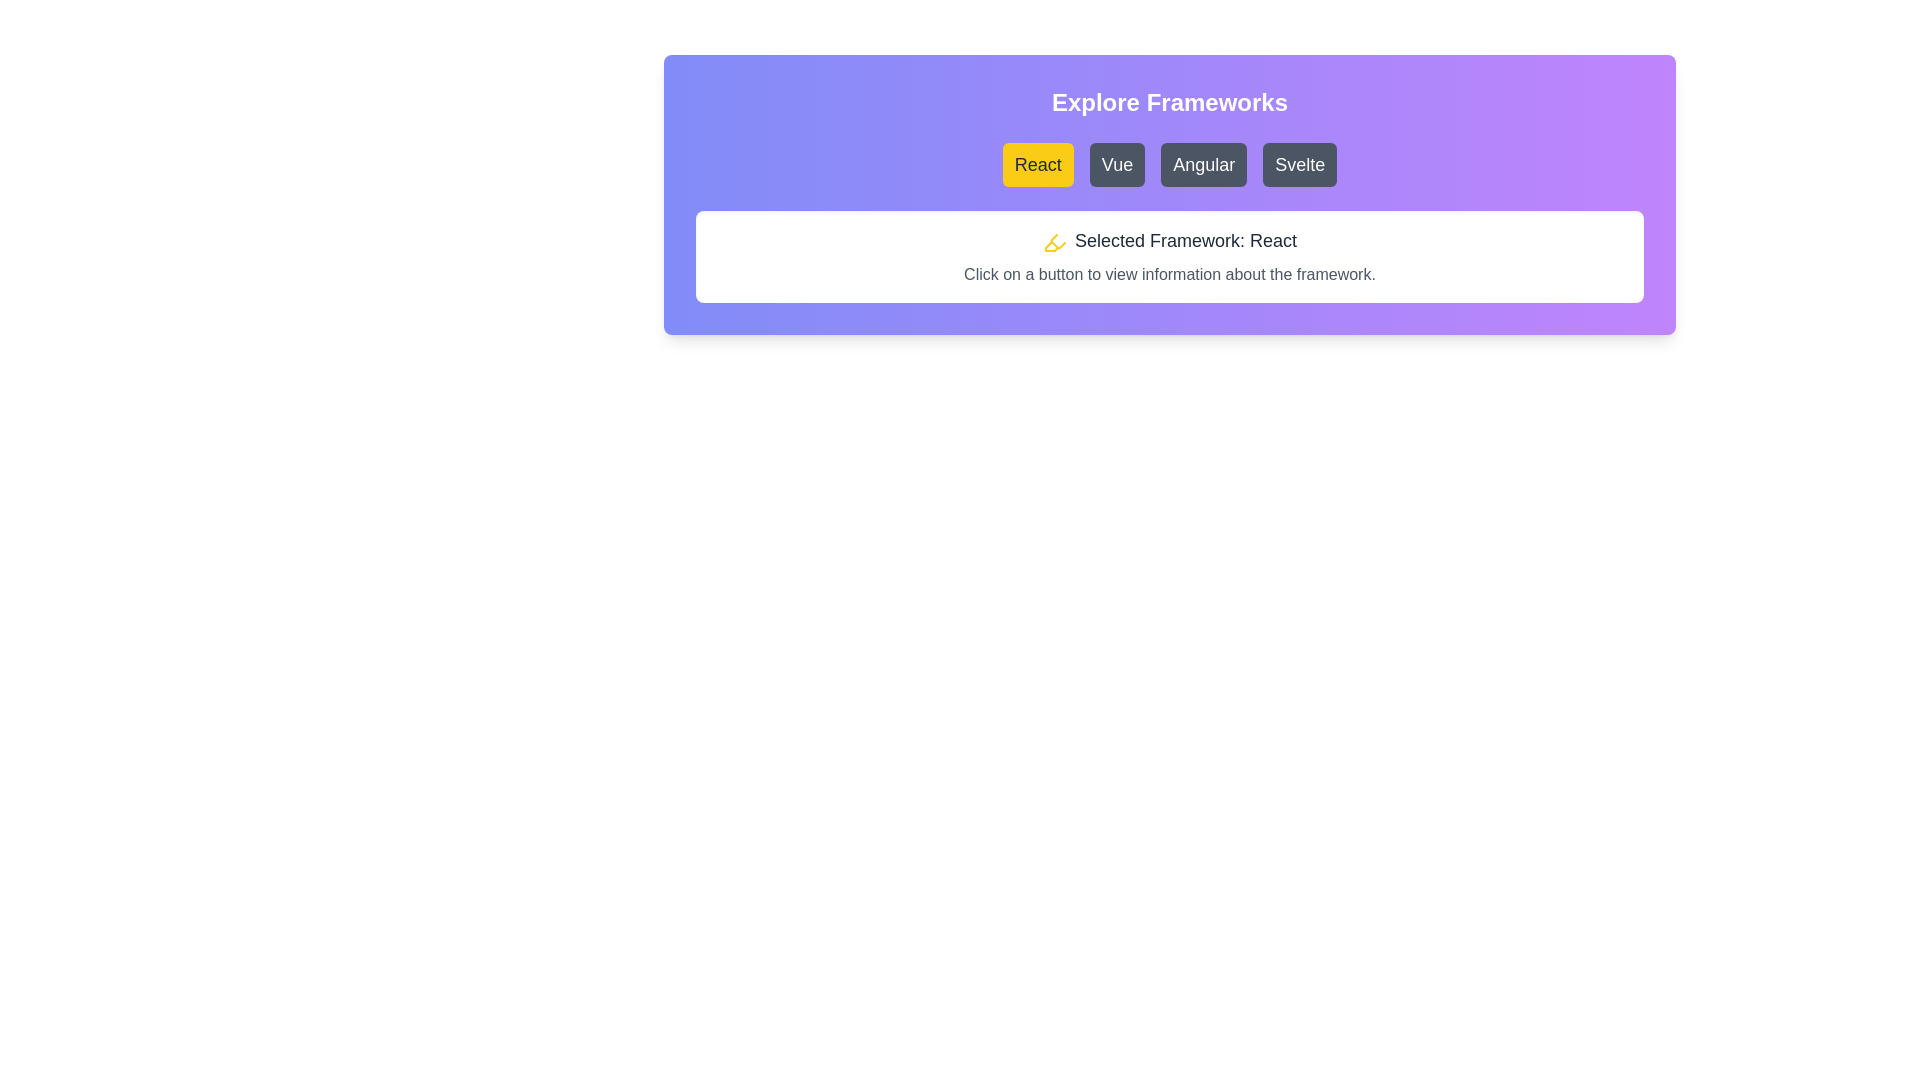  Describe the element at coordinates (1038, 164) in the screenshot. I see `the 'React' button with a yellow background and bold text to trigger the hover effect, which may include a scaling animation` at that location.